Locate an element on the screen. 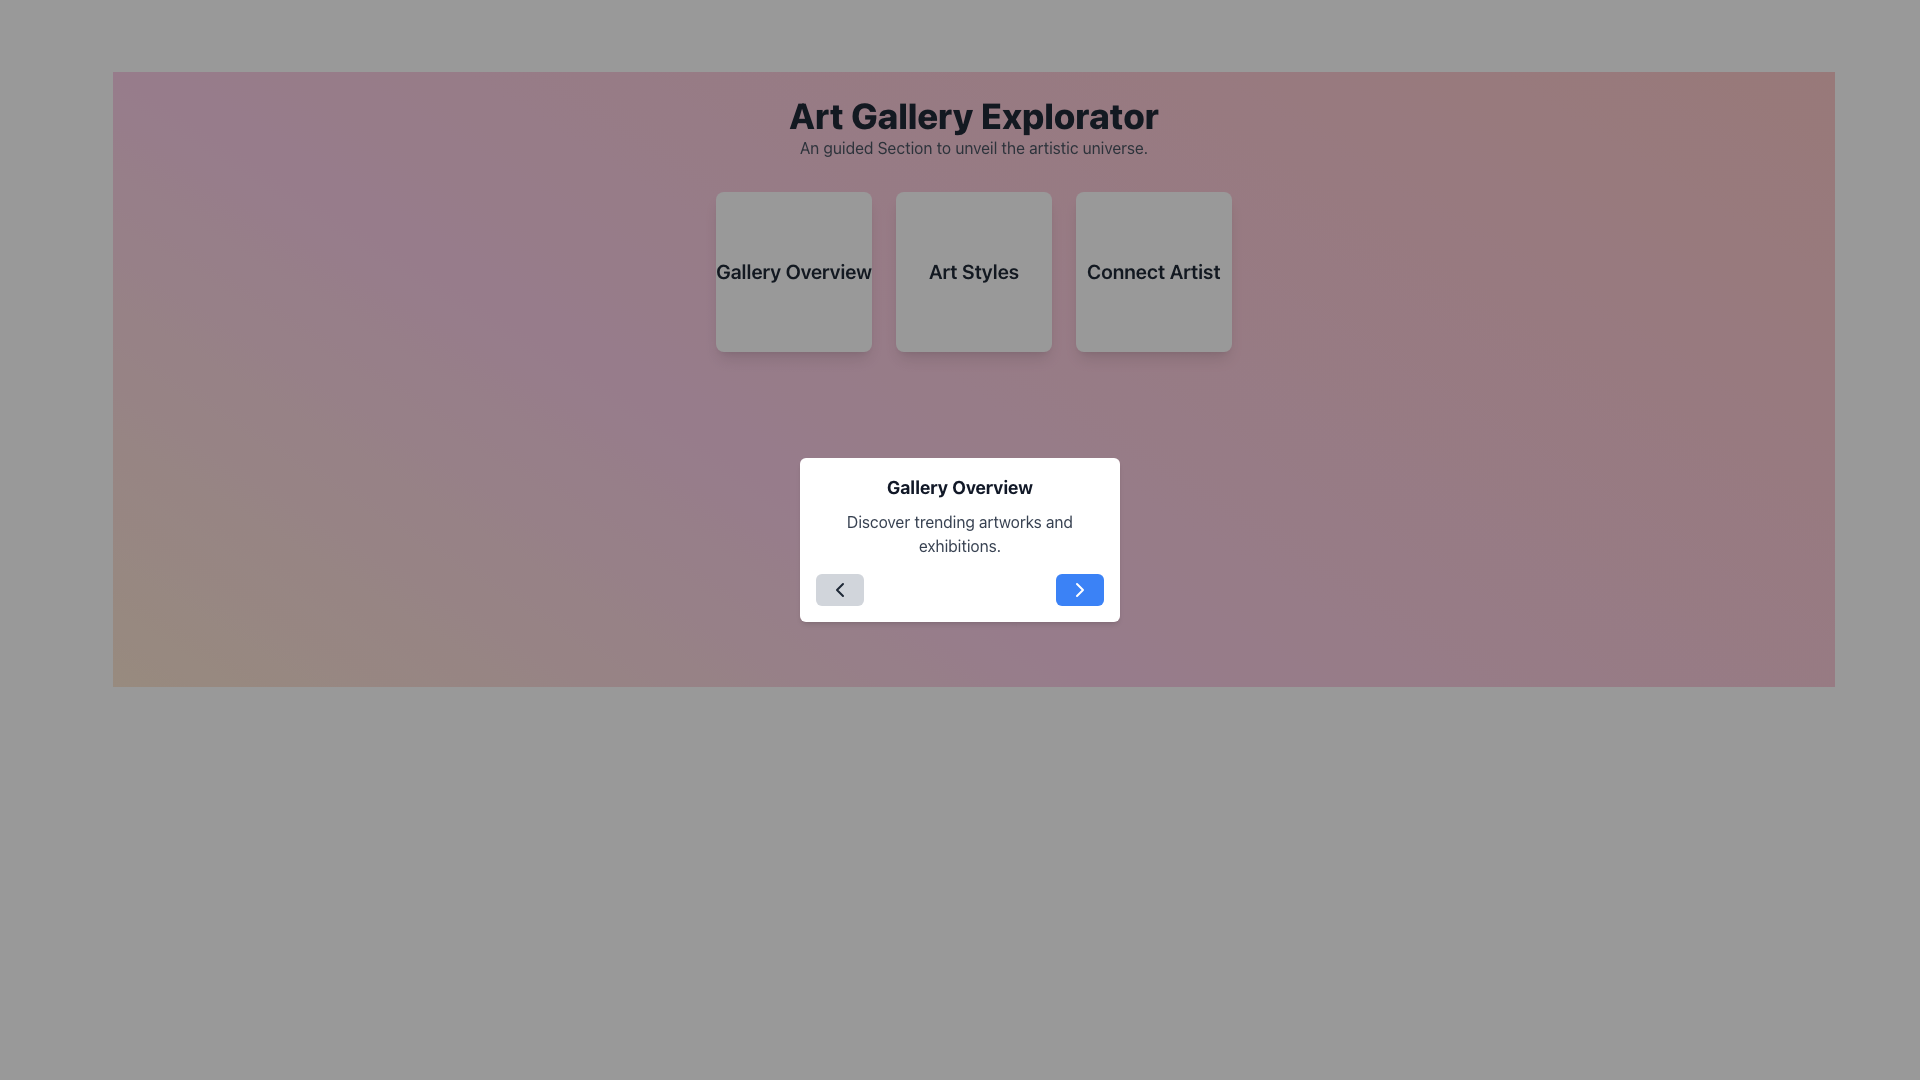 Image resolution: width=1920 pixels, height=1080 pixels. the 'Gallery Overview' clickable card, which is the first card in a row of three is located at coordinates (793, 272).